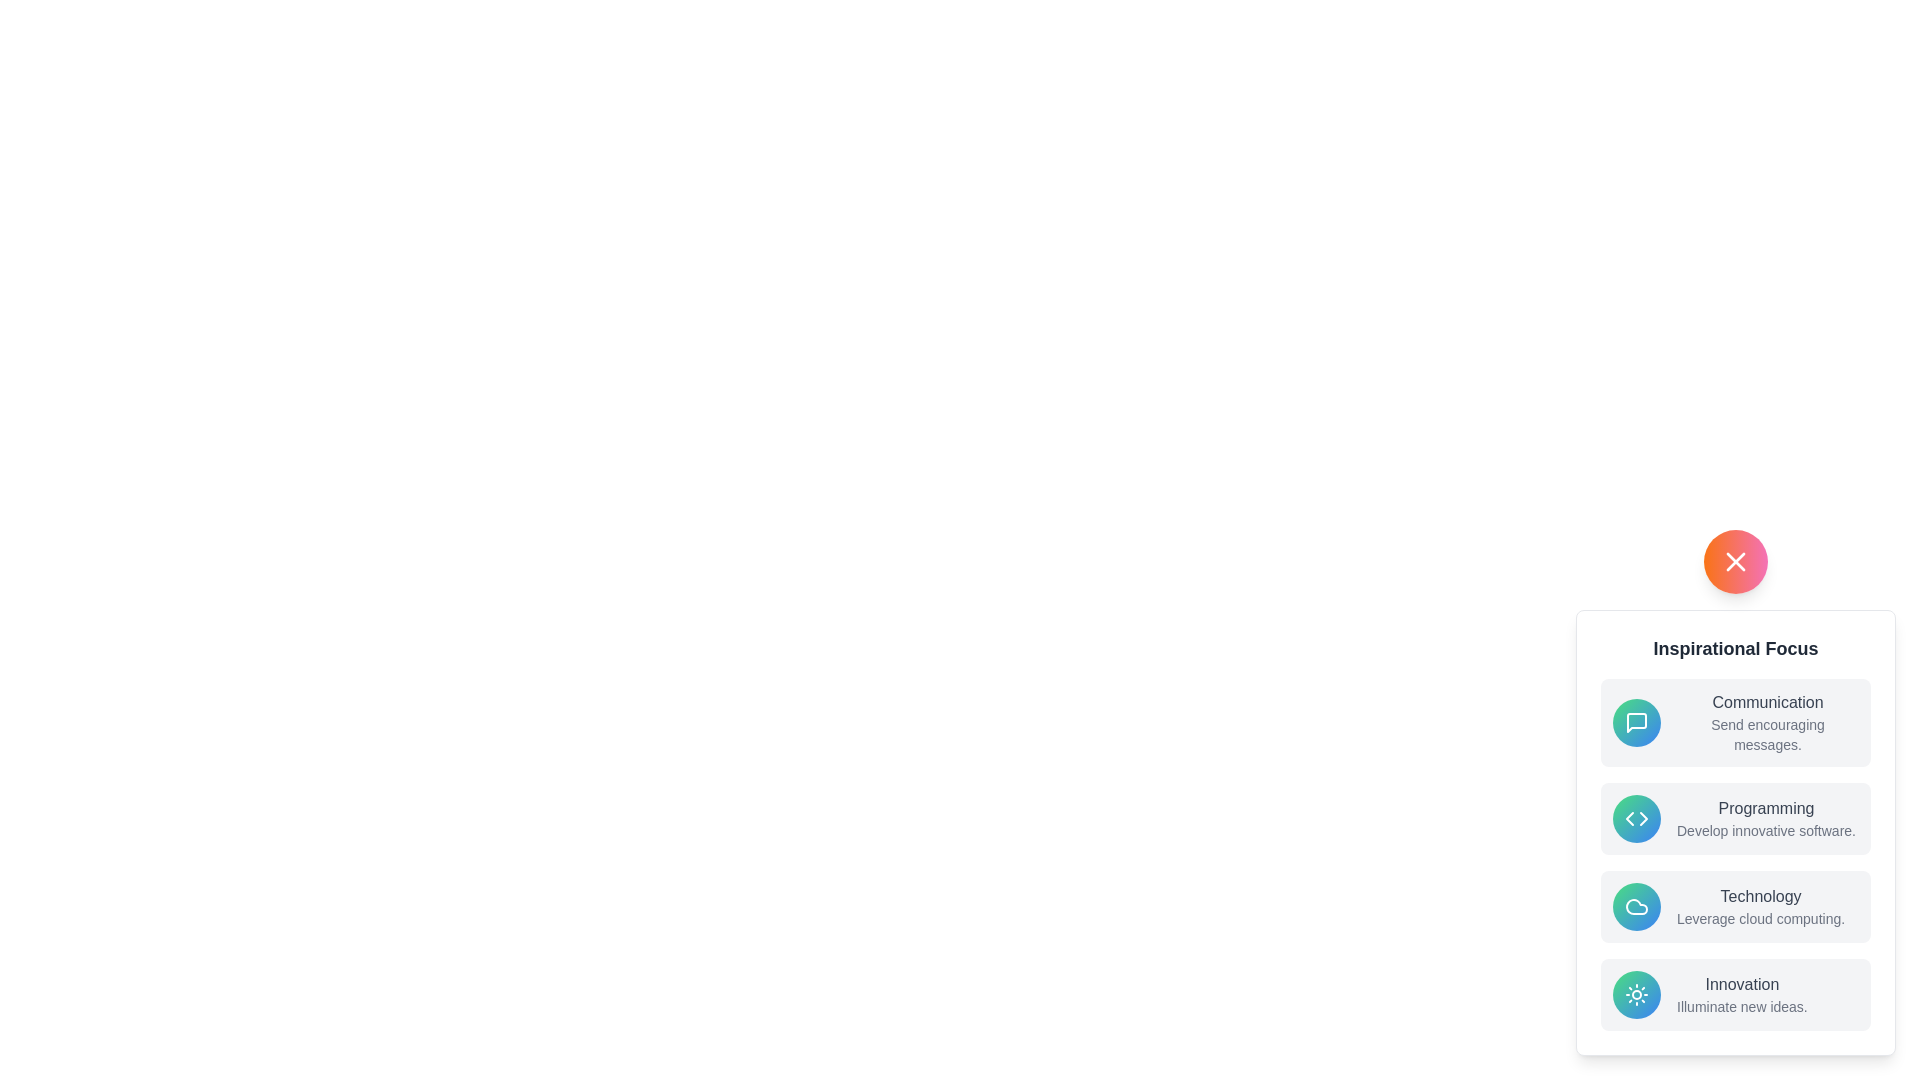 The height and width of the screenshot is (1080, 1920). I want to click on the Programming menu item, so click(1735, 818).